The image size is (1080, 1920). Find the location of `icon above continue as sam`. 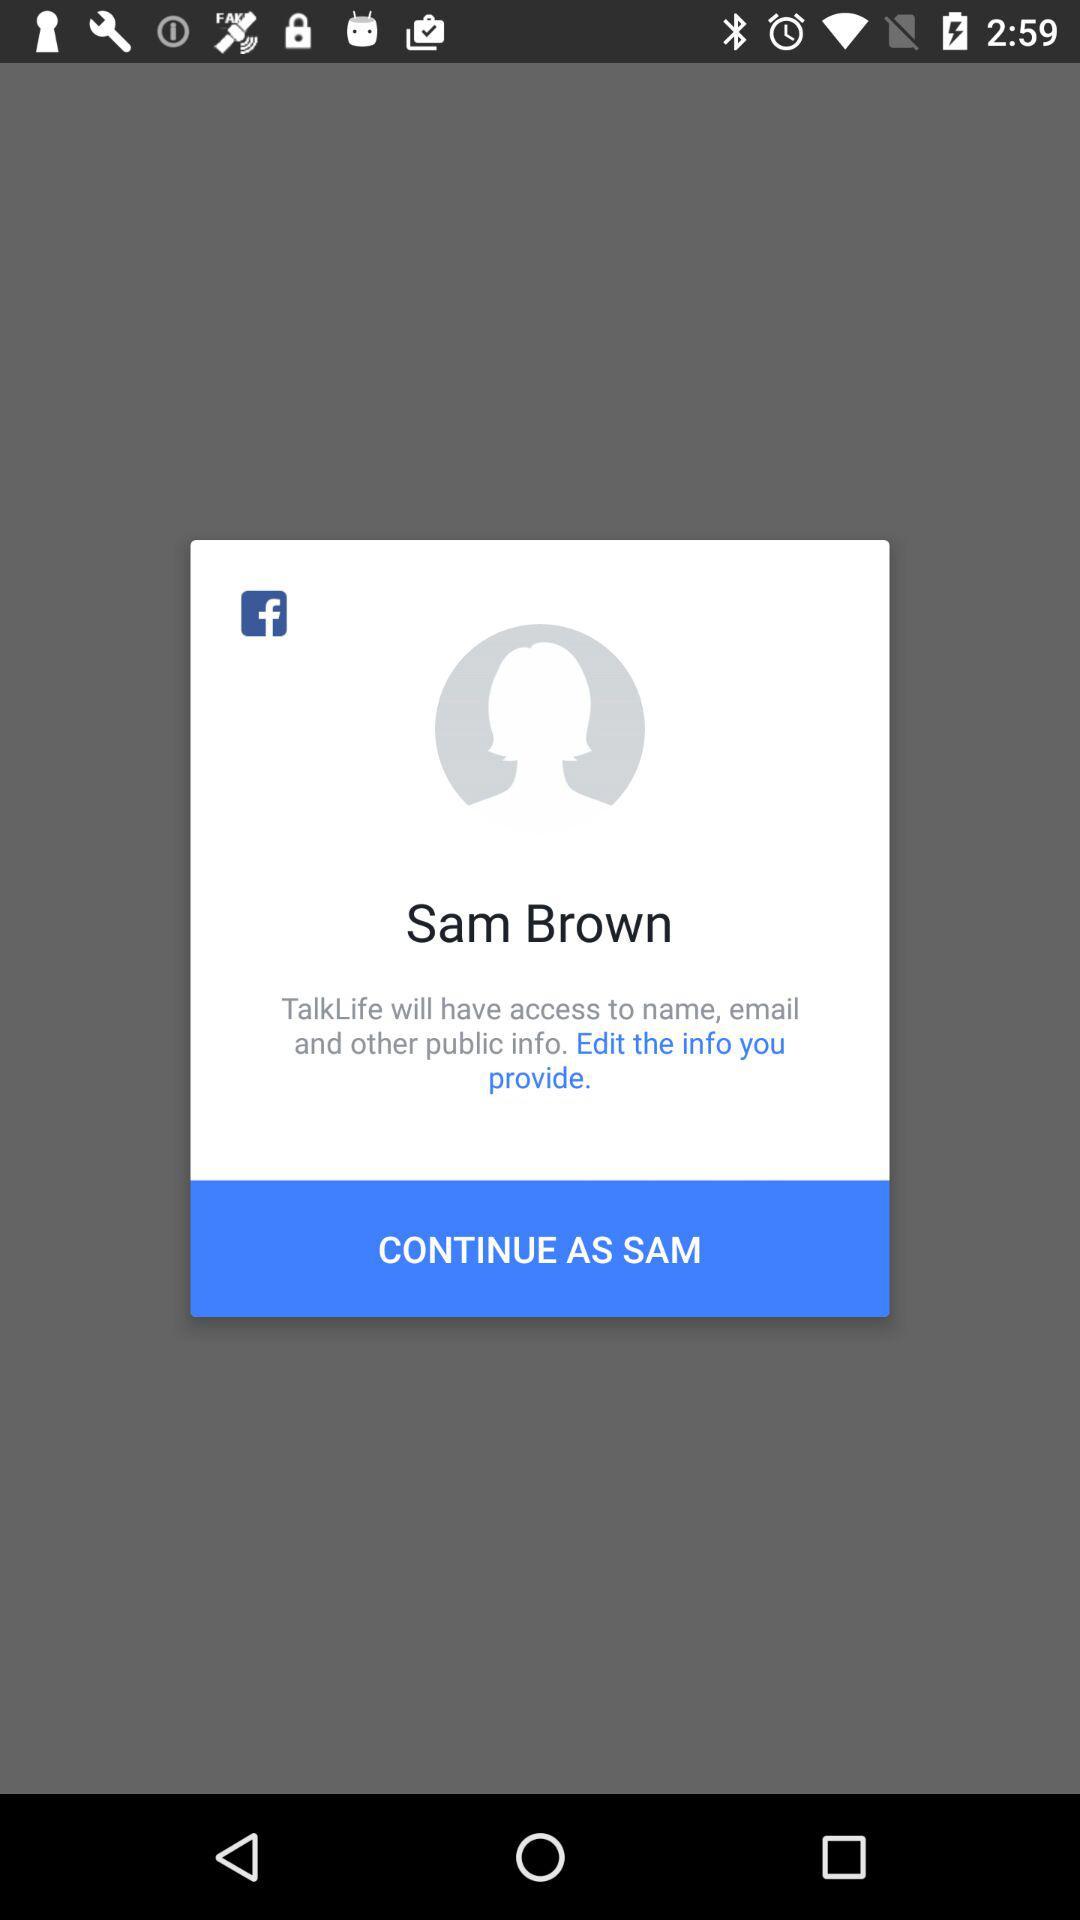

icon above continue as sam is located at coordinates (540, 1041).